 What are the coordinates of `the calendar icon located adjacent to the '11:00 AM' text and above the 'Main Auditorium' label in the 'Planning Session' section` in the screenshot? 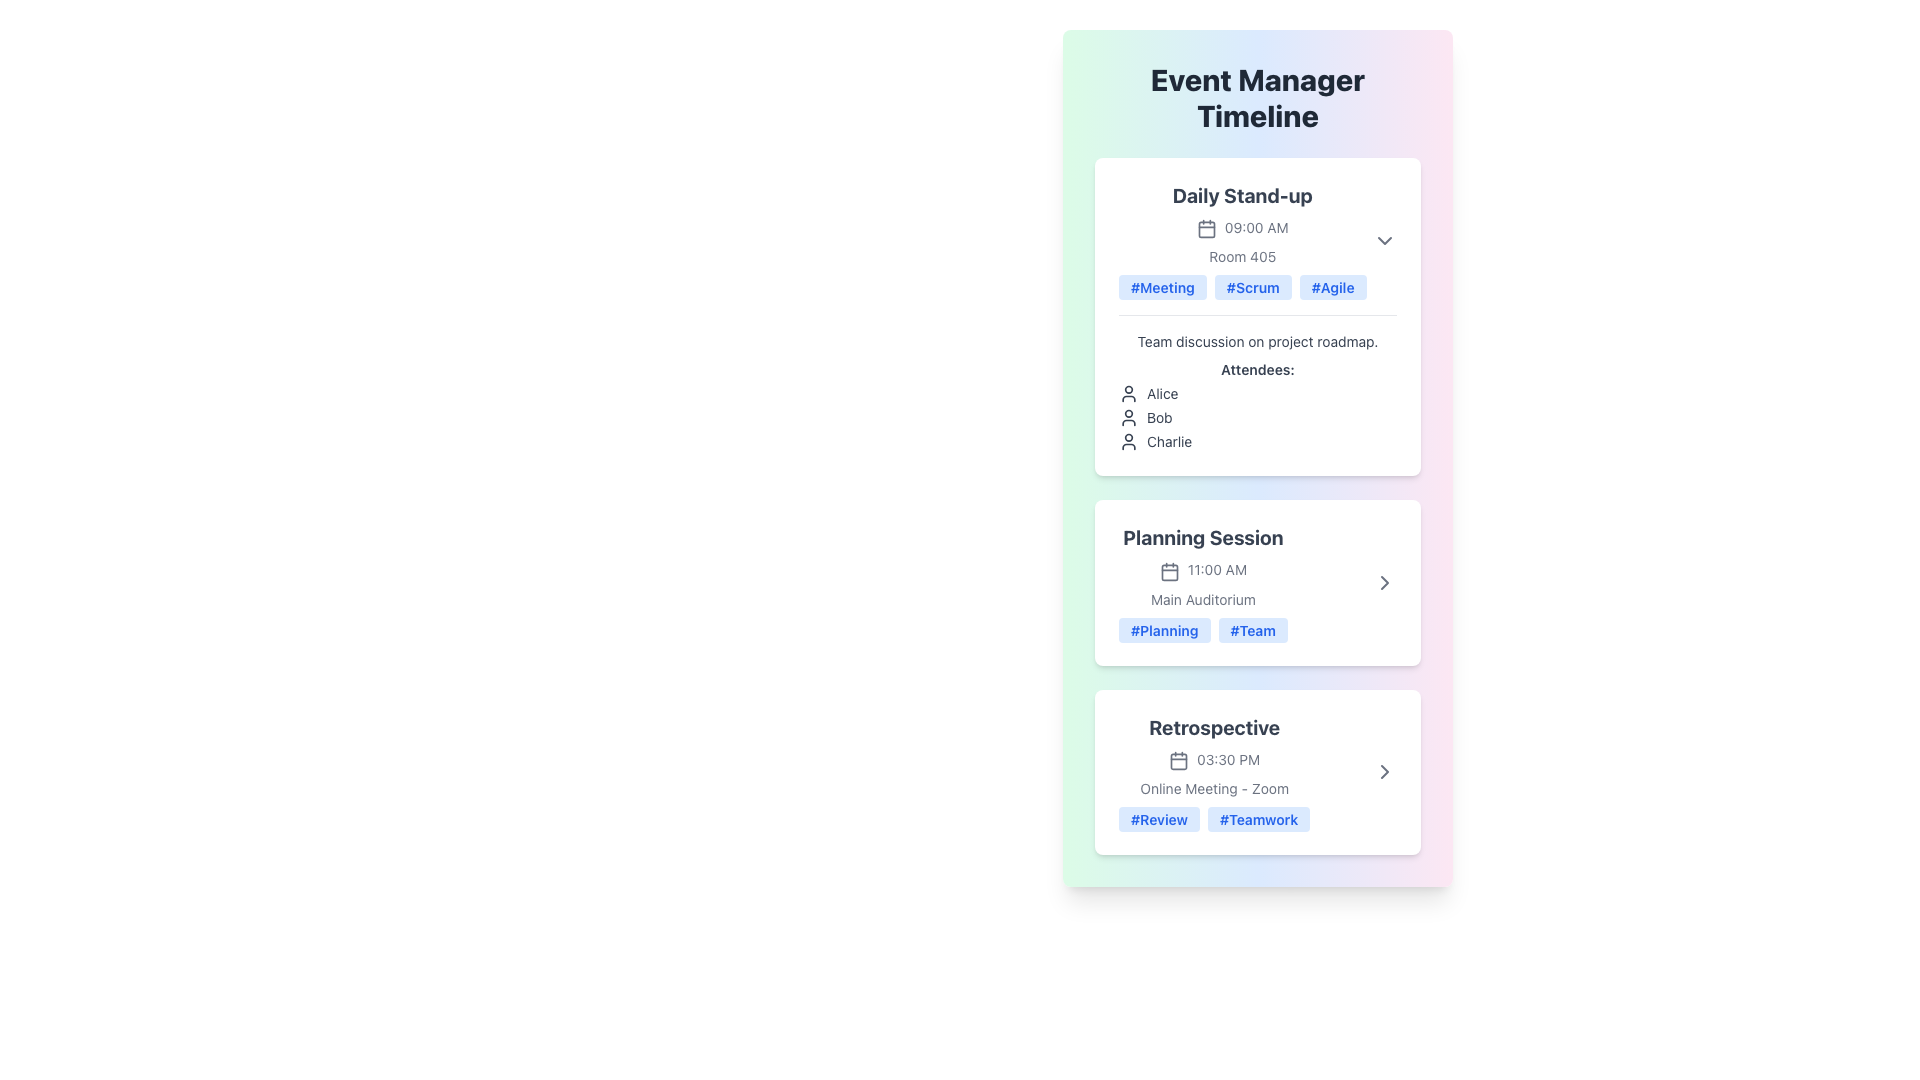 It's located at (1169, 571).